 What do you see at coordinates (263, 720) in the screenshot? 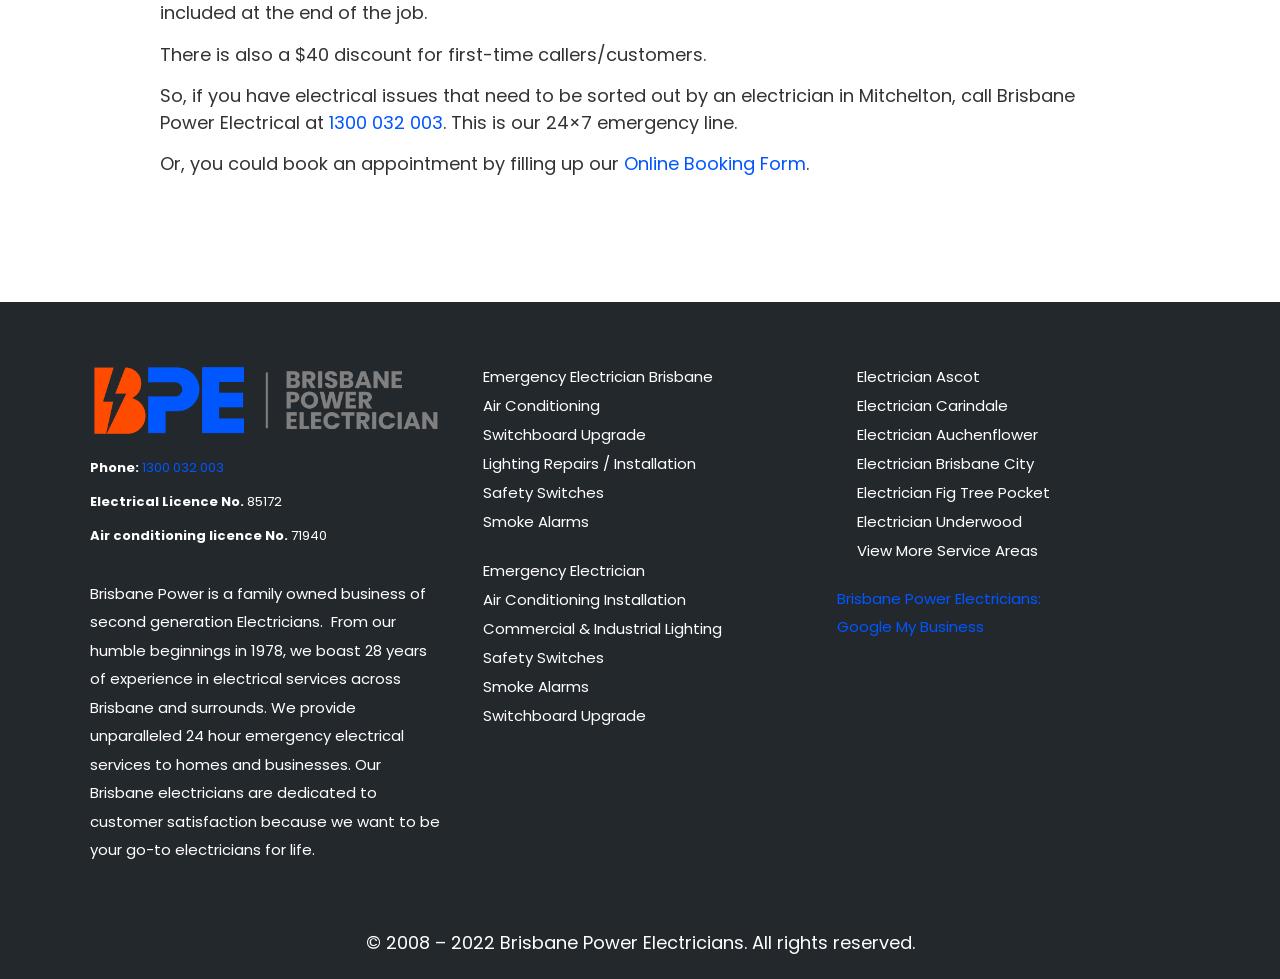
I see `'Brisbane Power is a family owned business of second generation Electricians.  From our humble beginnings in 1978, we boast 28 years of experience in electrical services across Brisbane and surrounds. We provide unparalleled 24 hour emergency electrical services to homes and businesses. Our Brisbane electricians are dedicated to customer satisfaction because we want to be your go-to electricians for life.'` at bounding box center [263, 720].